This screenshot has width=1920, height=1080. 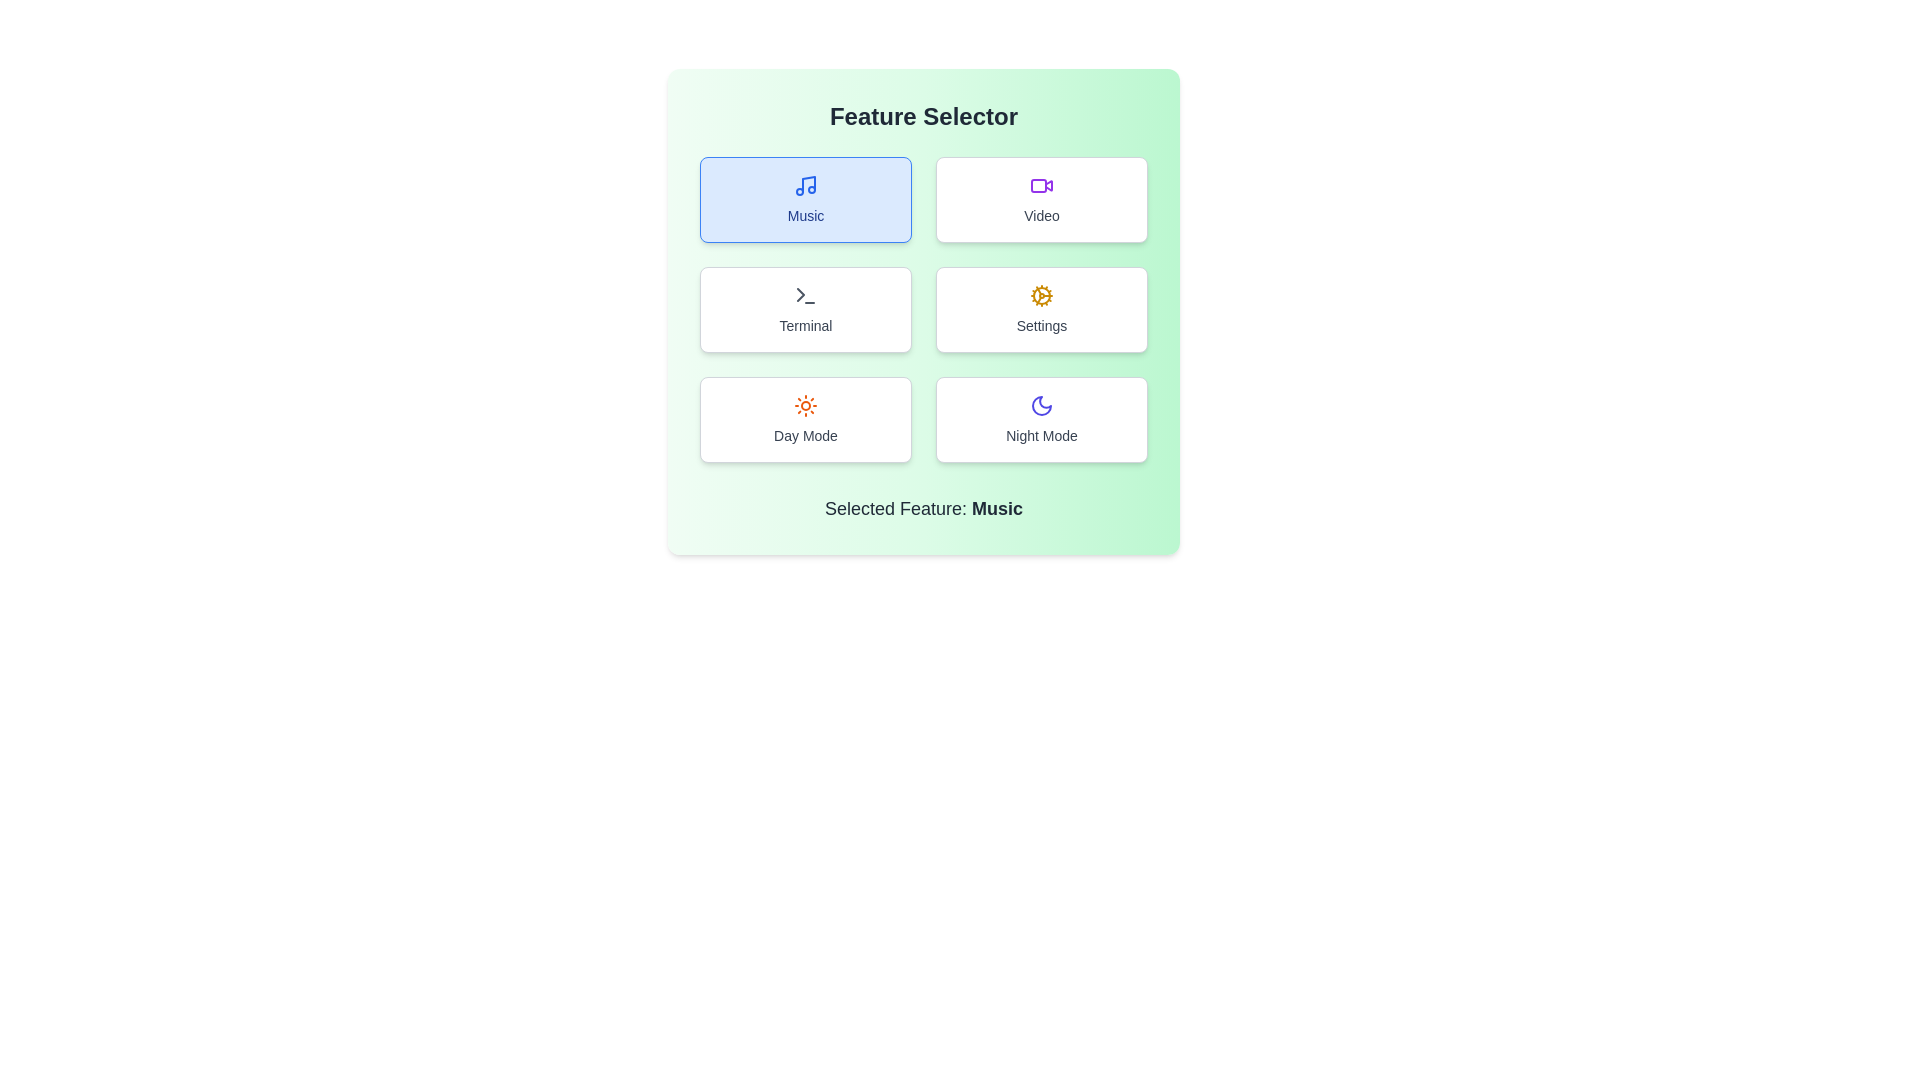 What do you see at coordinates (1040, 405) in the screenshot?
I see `the 'Night Mode' button located in the bottom-right corner of the interface` at bounding box center [1040, 405].